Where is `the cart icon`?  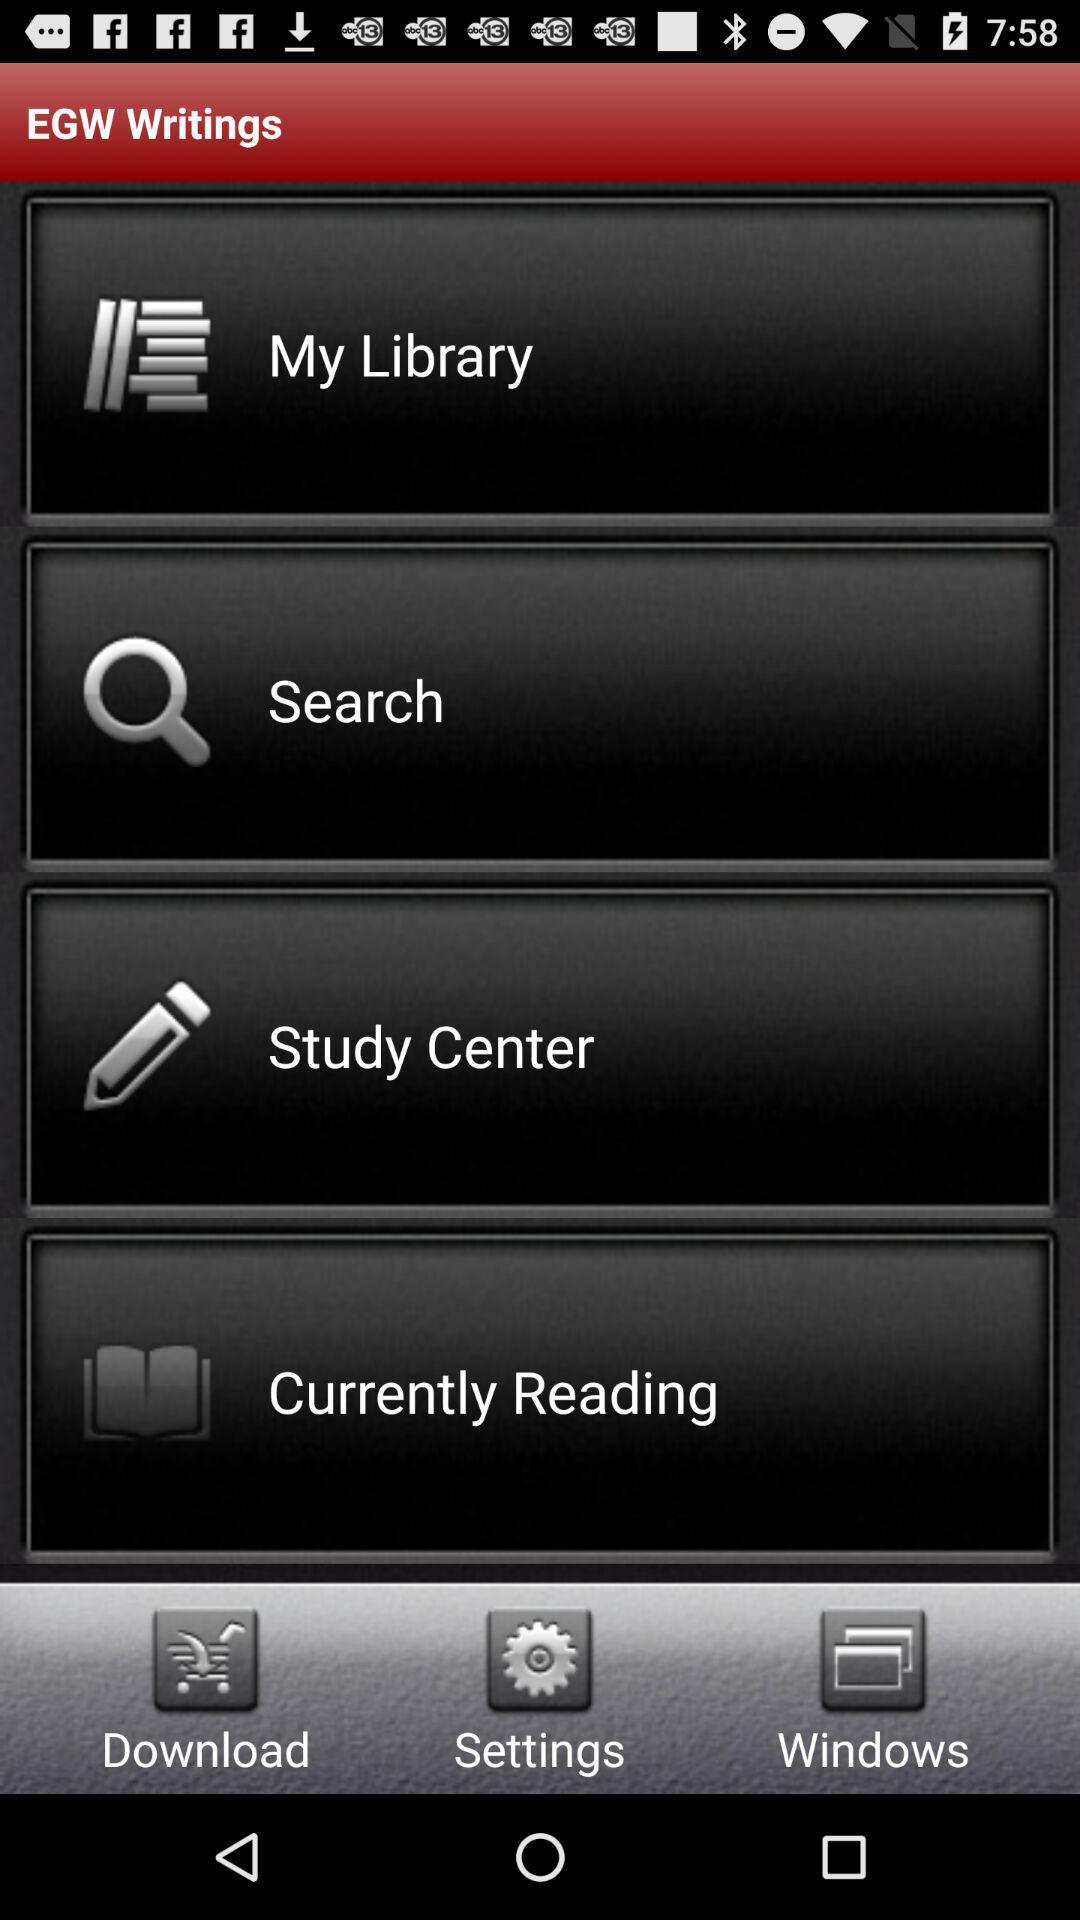 the cart icon is located at coordinates (205, 1776).